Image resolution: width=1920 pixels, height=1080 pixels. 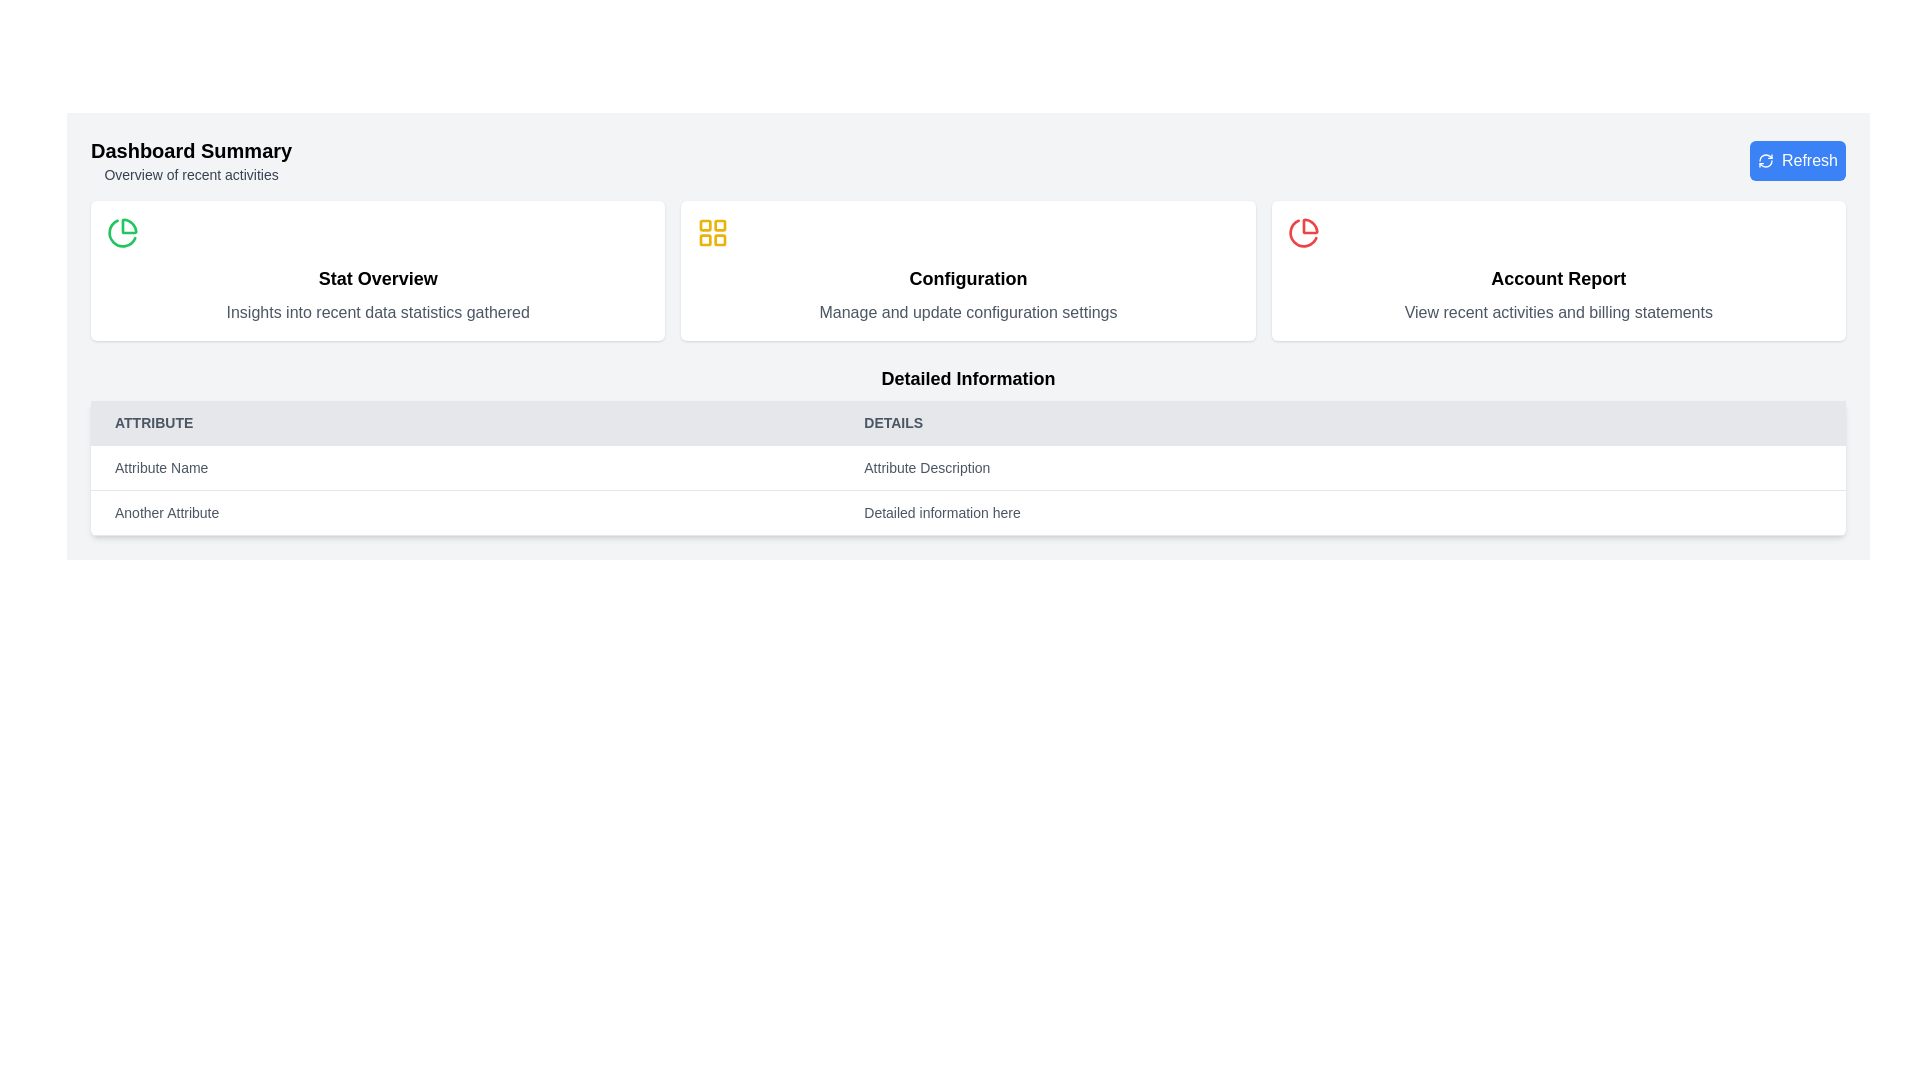 What do you see at coordinates (1557, 278) in the screenshot?
I see `text of the 'Account Report' heading, which is a bold and prominent text styled with a large font size, located within a white, rounded rectangular card` at bounding box center [1557, 278].